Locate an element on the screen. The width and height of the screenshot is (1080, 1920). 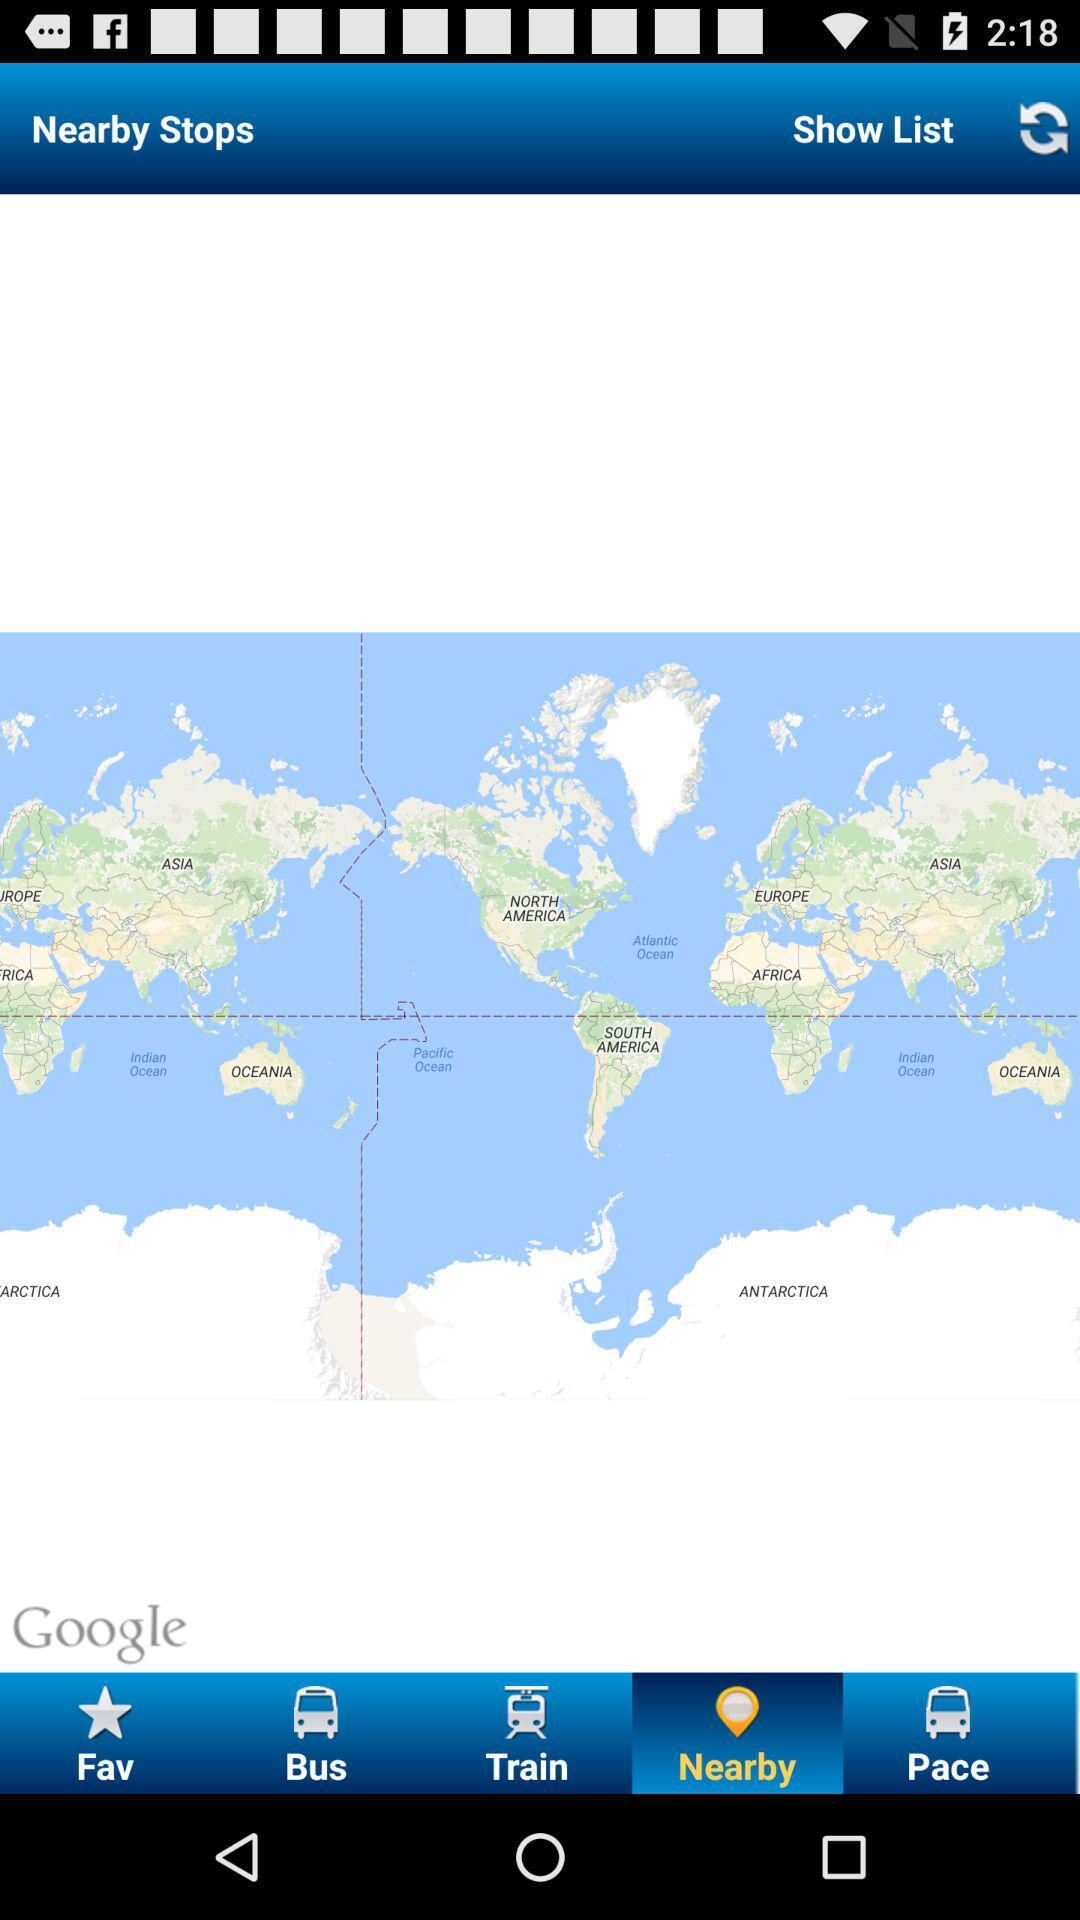
item below the show list item is located at coordinates (540, 932).